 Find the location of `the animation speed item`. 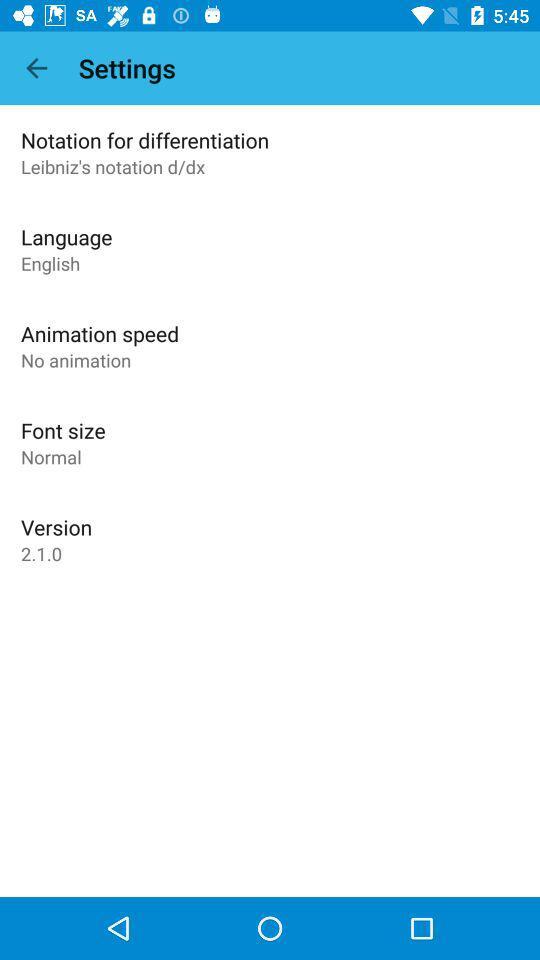

the animation speed item is located at coordinates (99, 333).